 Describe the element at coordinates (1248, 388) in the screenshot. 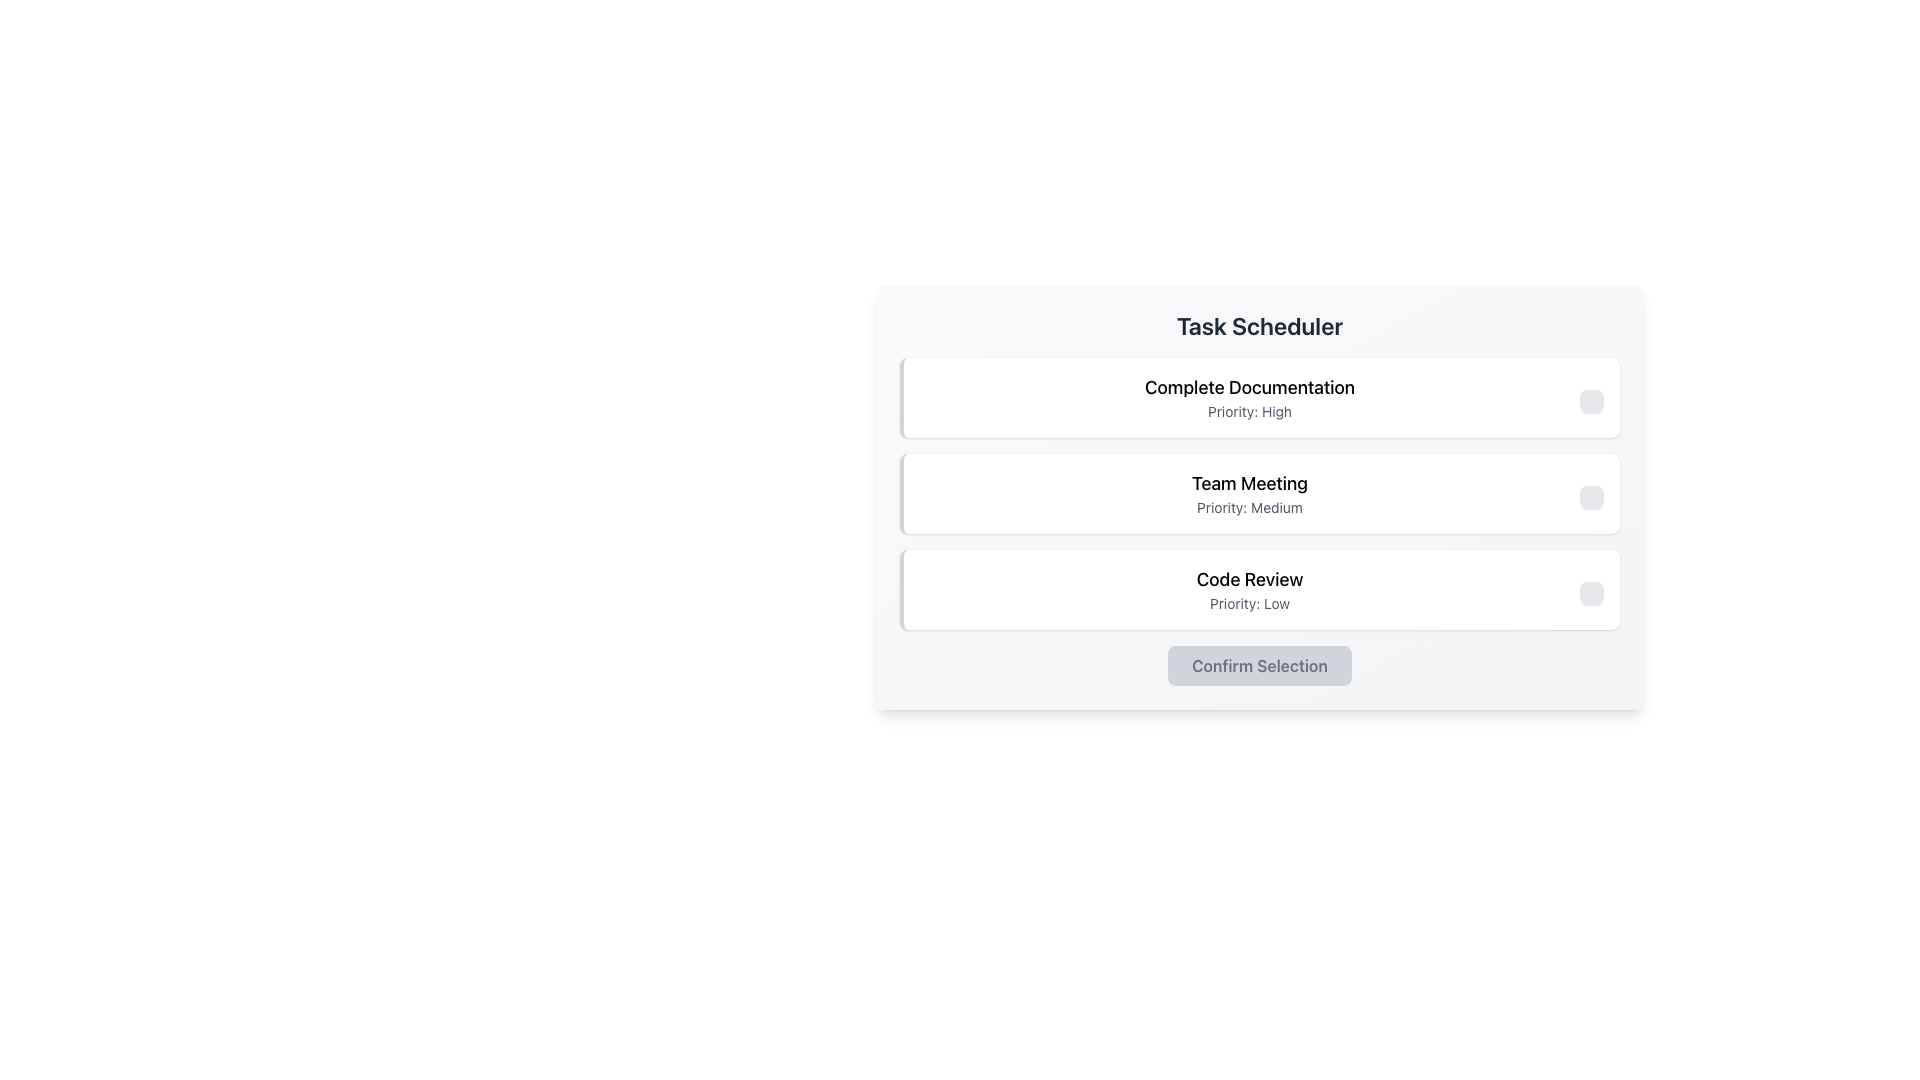

I see `the descriptive label for a task item in the task scheduler, located at the top of the task list panel, above the text 'Priority: High'` at that location.